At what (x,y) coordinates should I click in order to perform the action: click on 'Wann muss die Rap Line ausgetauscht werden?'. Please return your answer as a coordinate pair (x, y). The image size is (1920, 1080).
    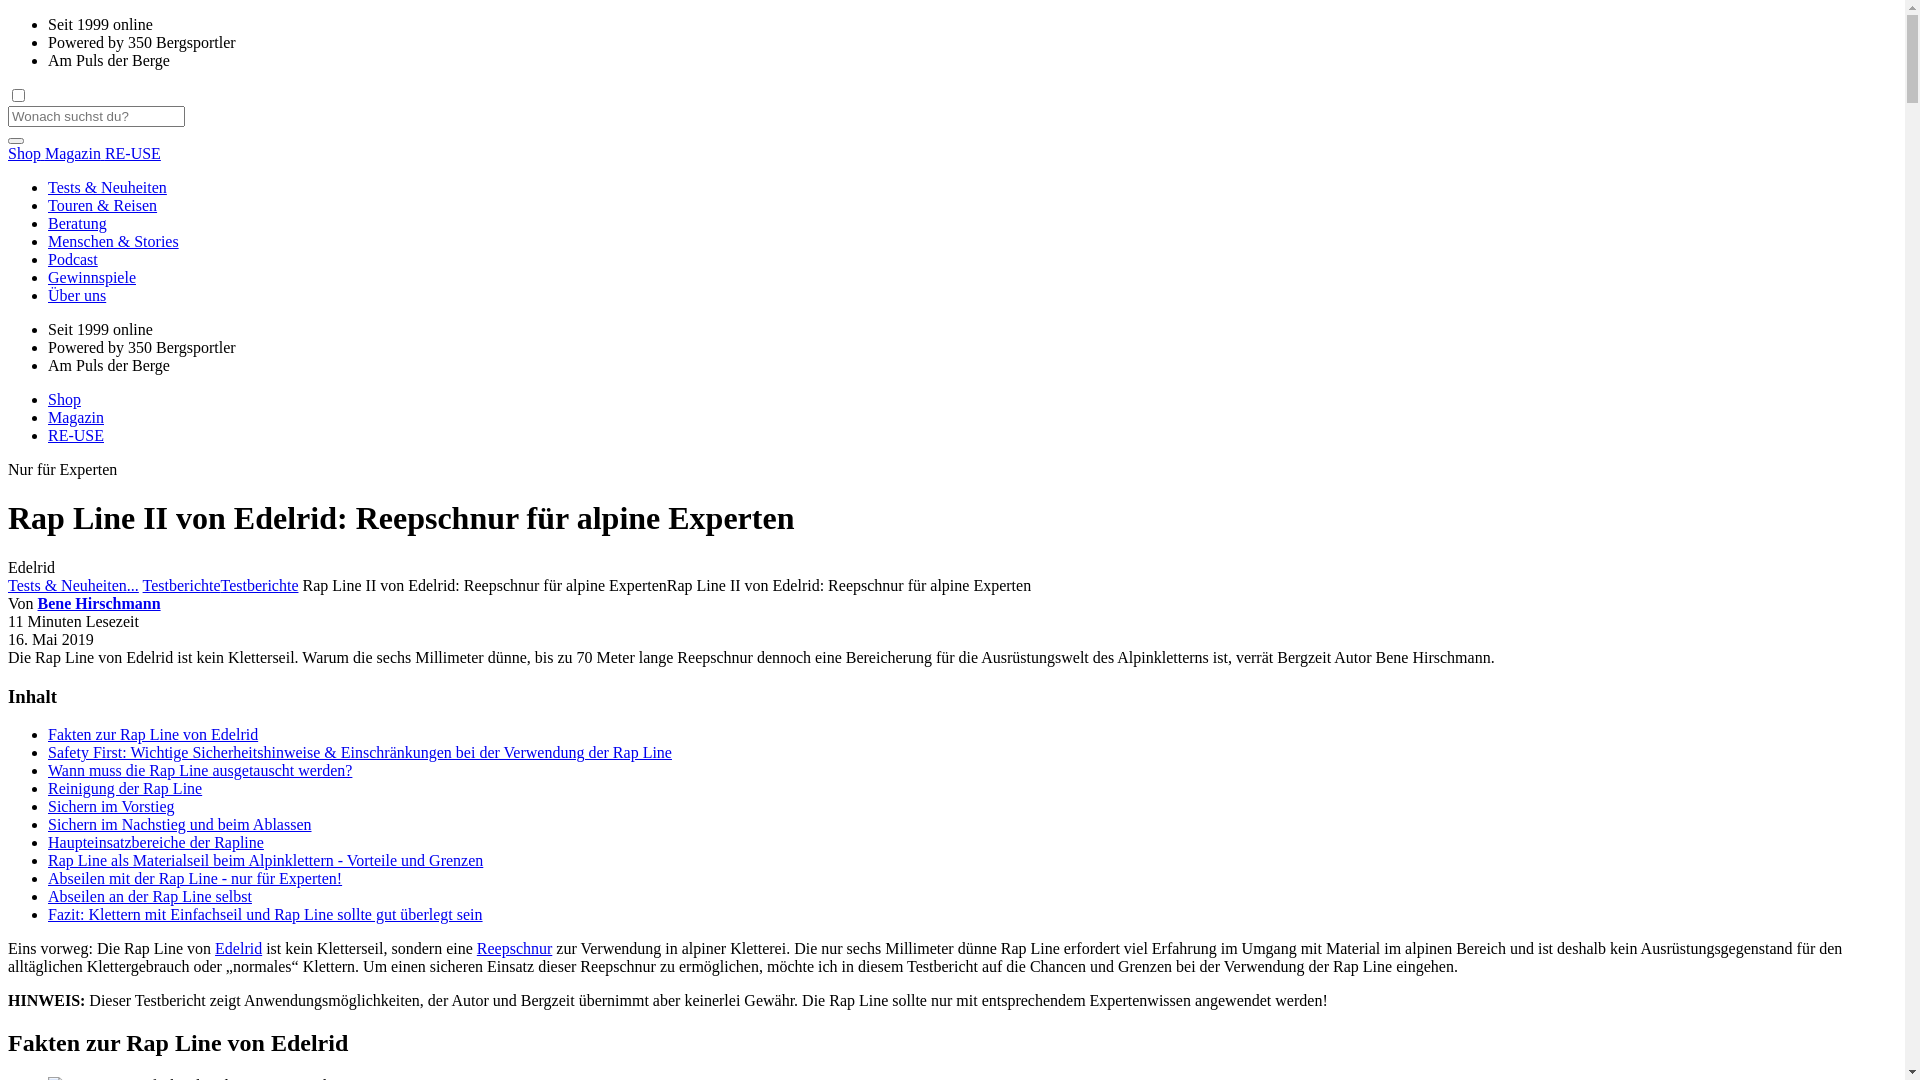
    Looking at the image, I should click on (200, 769).